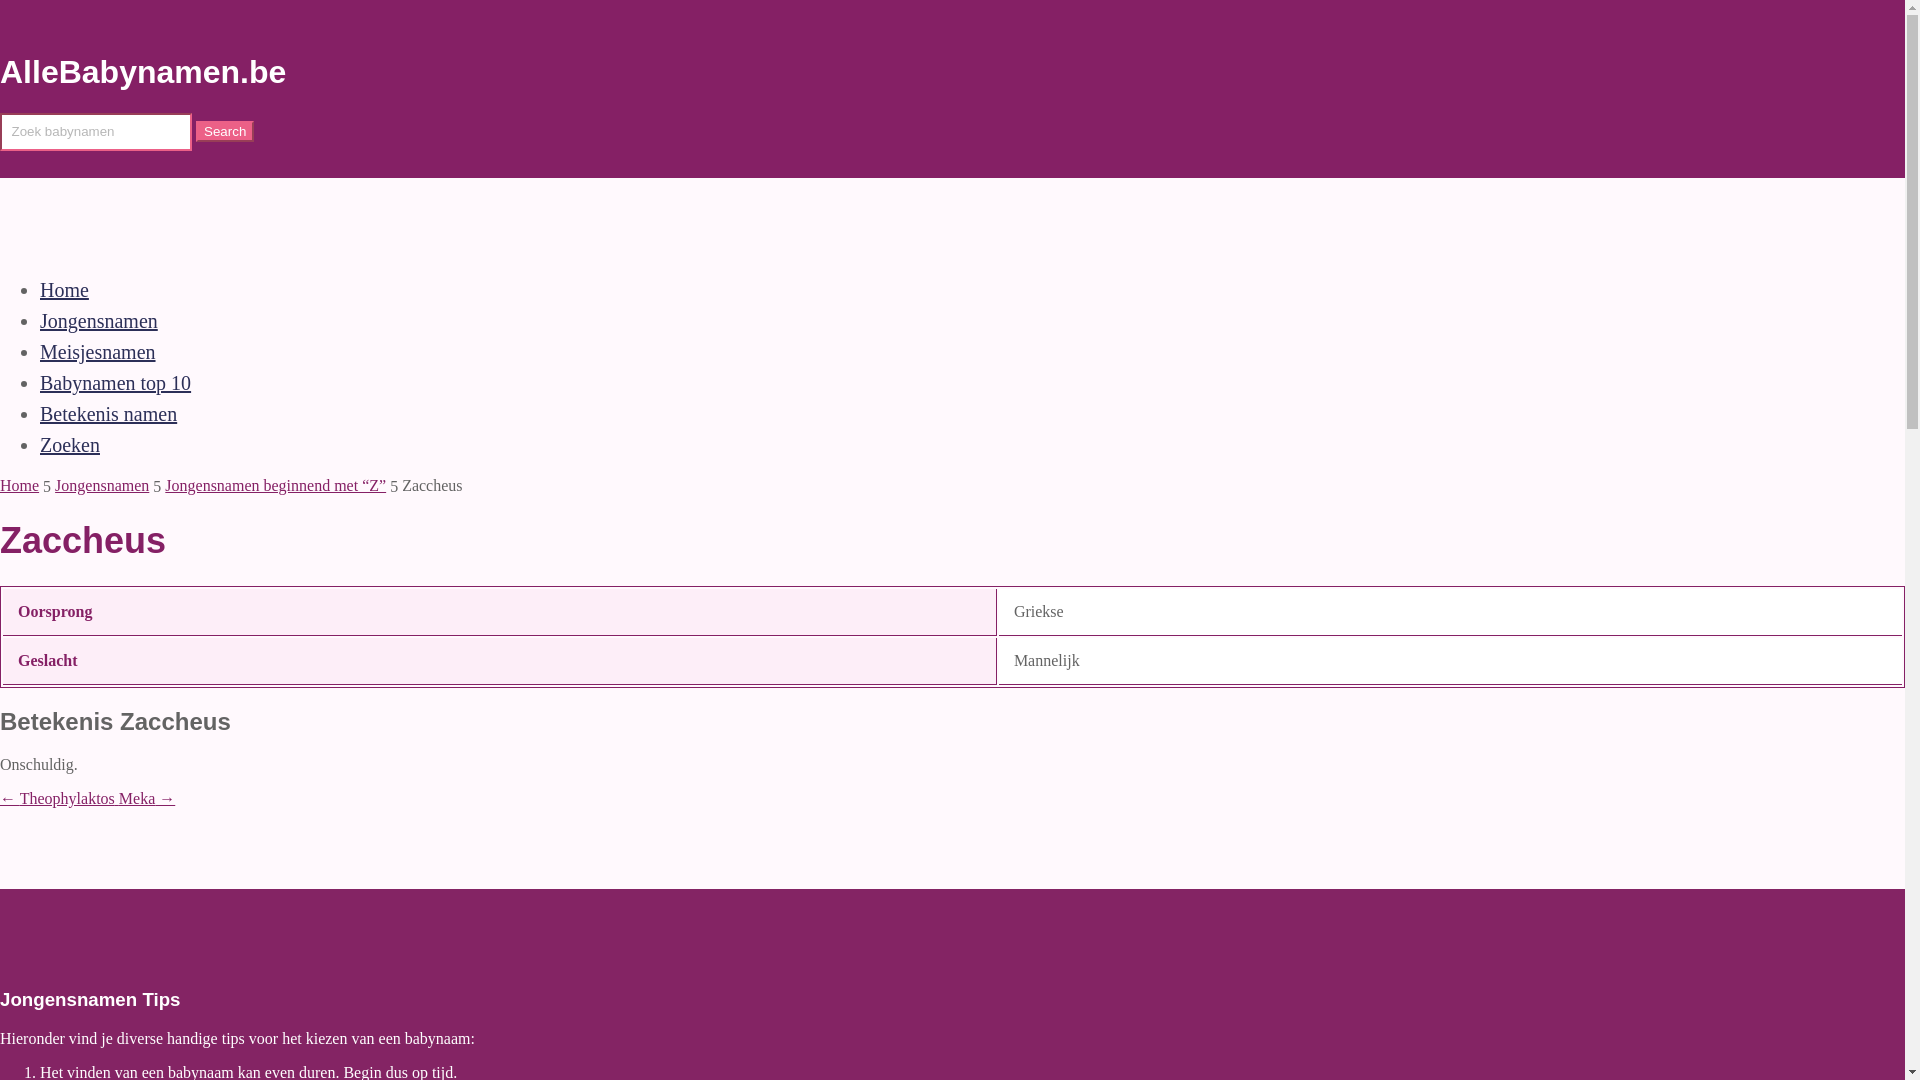 The height and width of the screenshot is (1080, 1920). I want to click on 'Home', so click(64, 289).